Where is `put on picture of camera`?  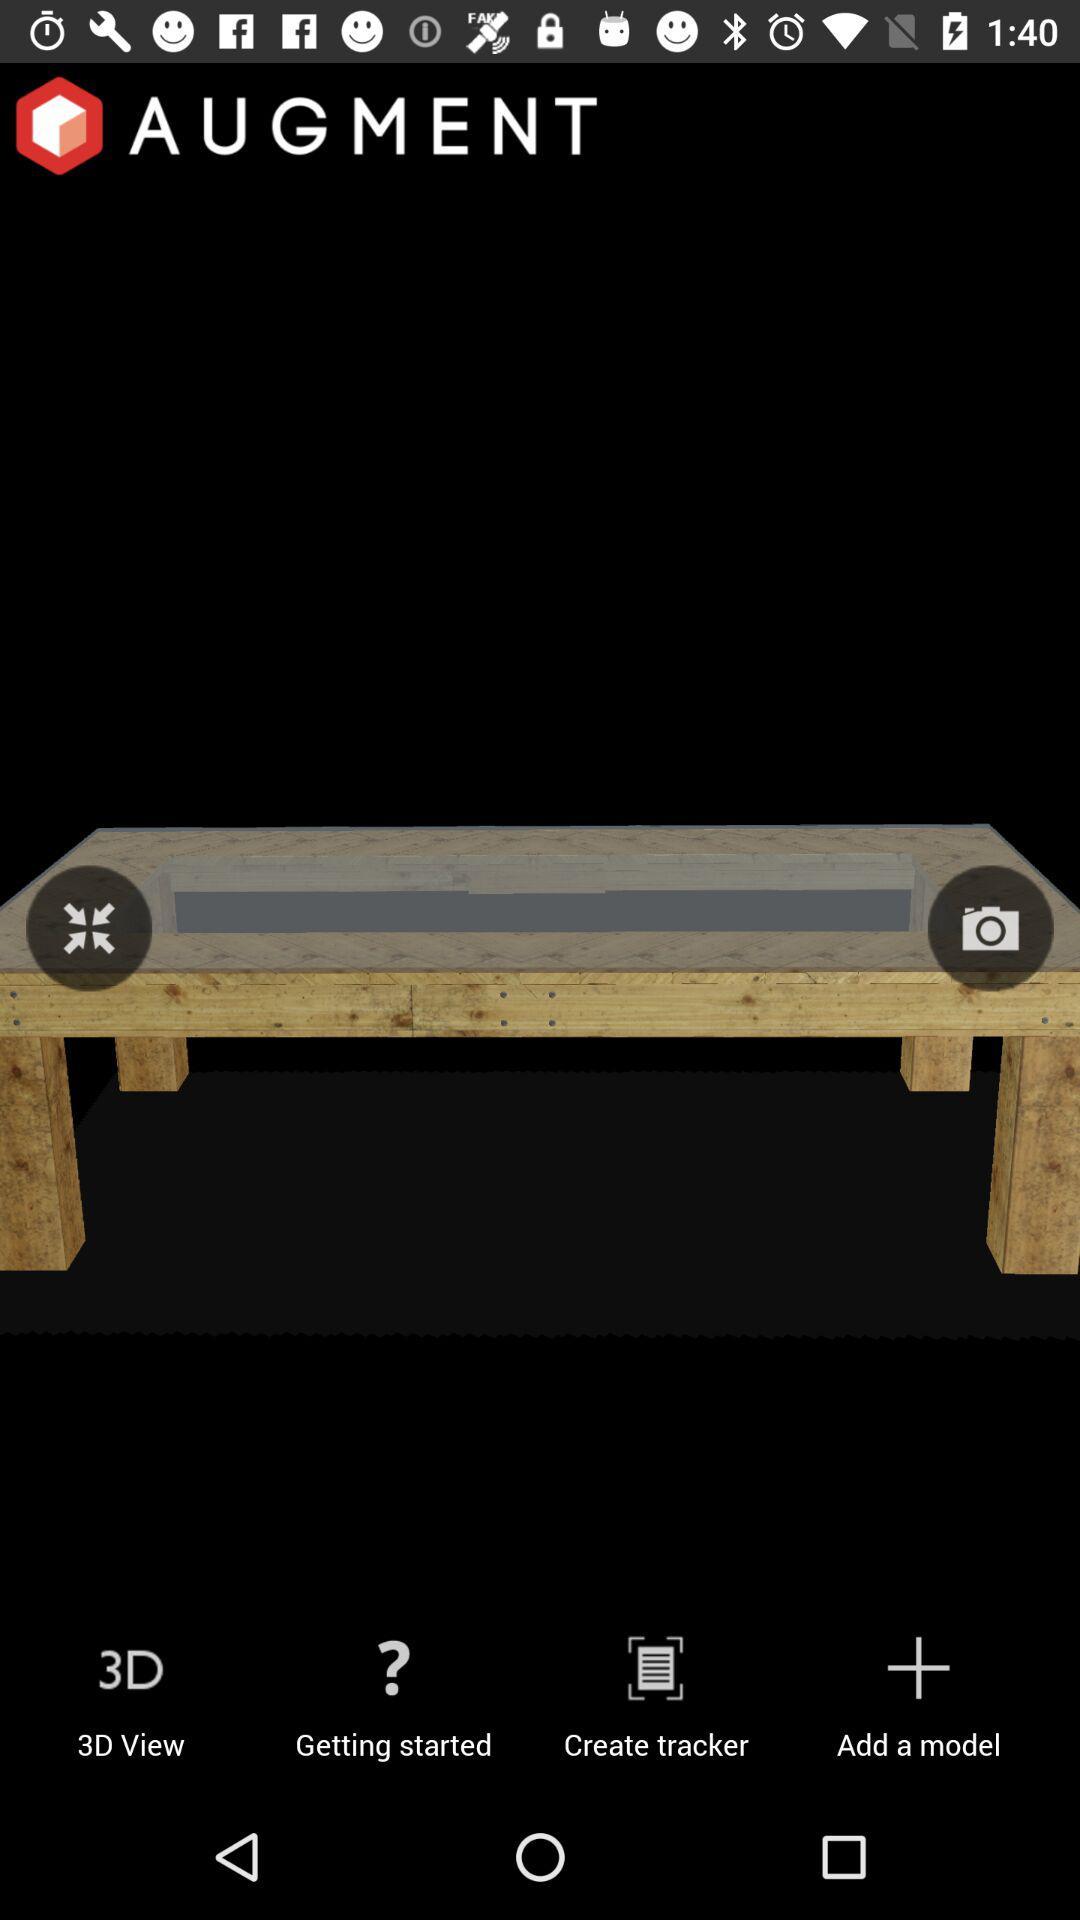
put on picture of camera is located at coordinates (990, 927).